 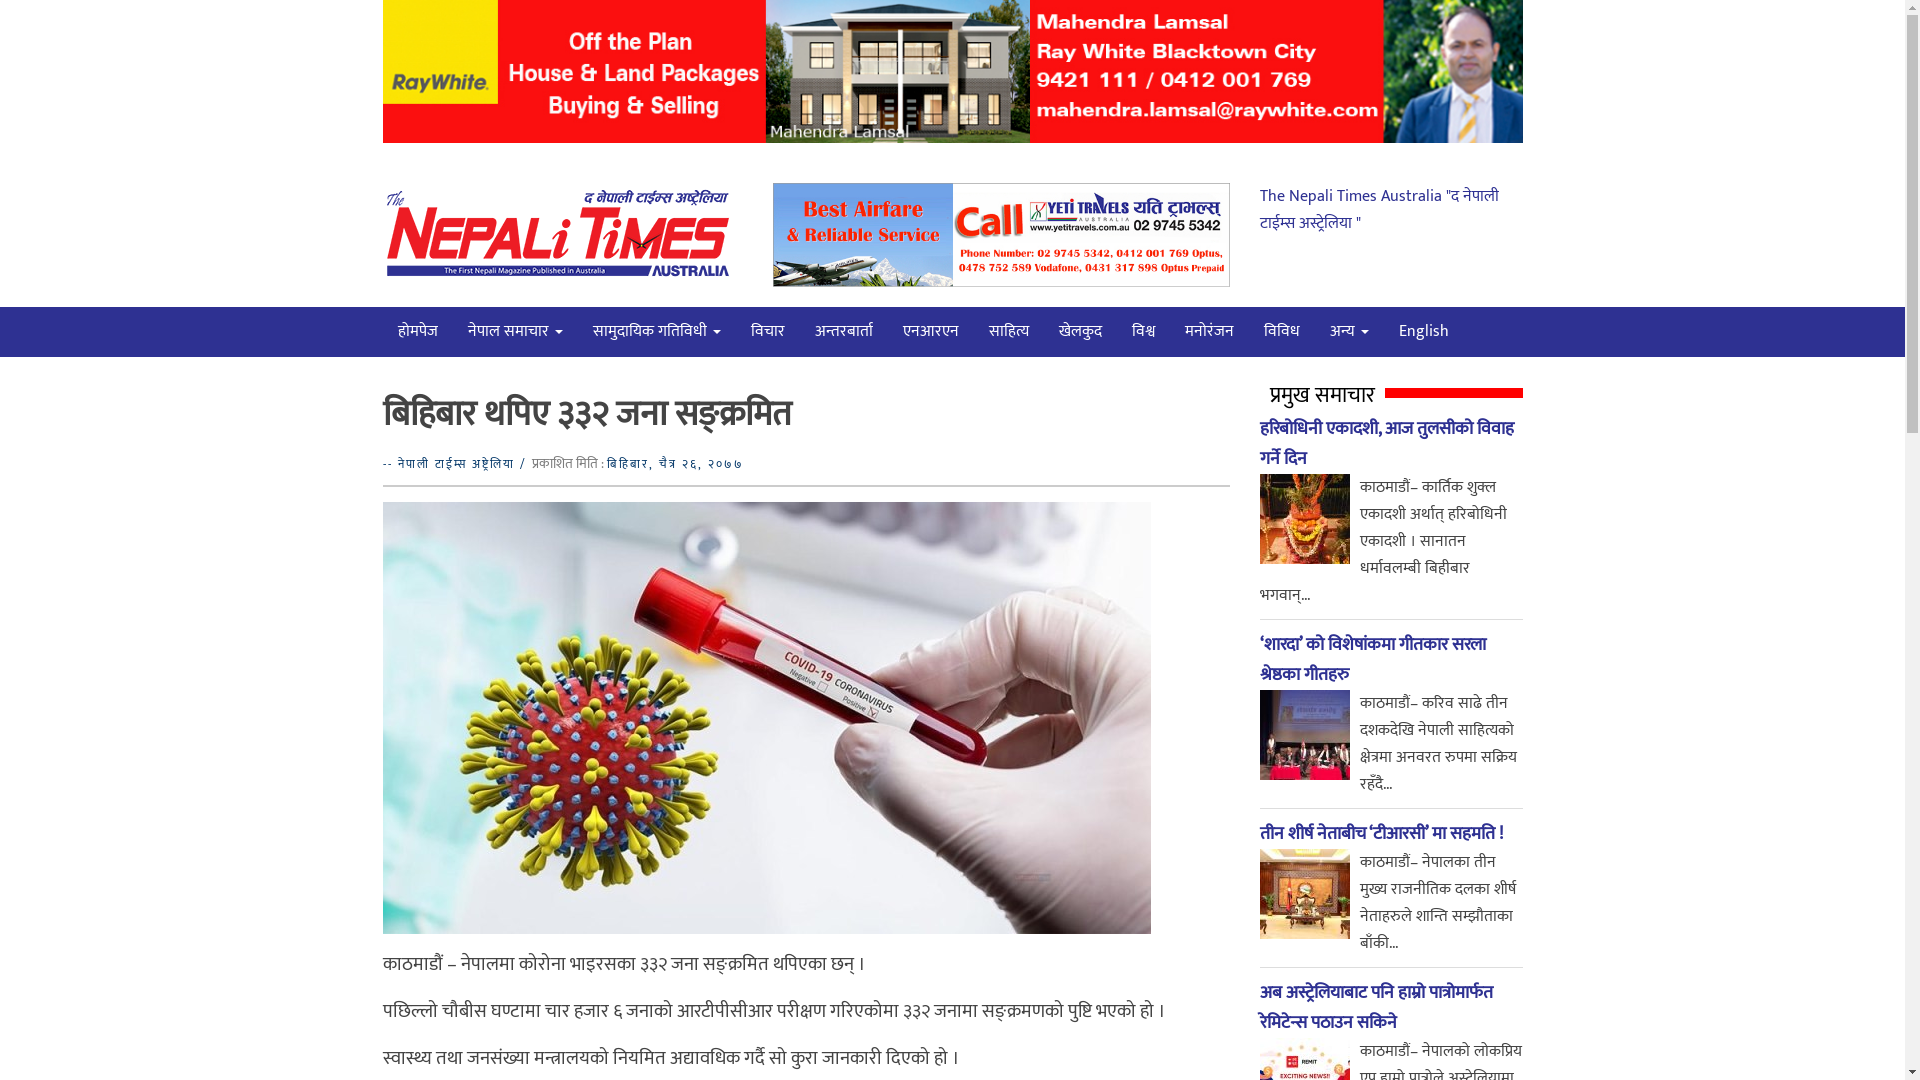 I want to click on 'English', so click(x=1423, y=330).